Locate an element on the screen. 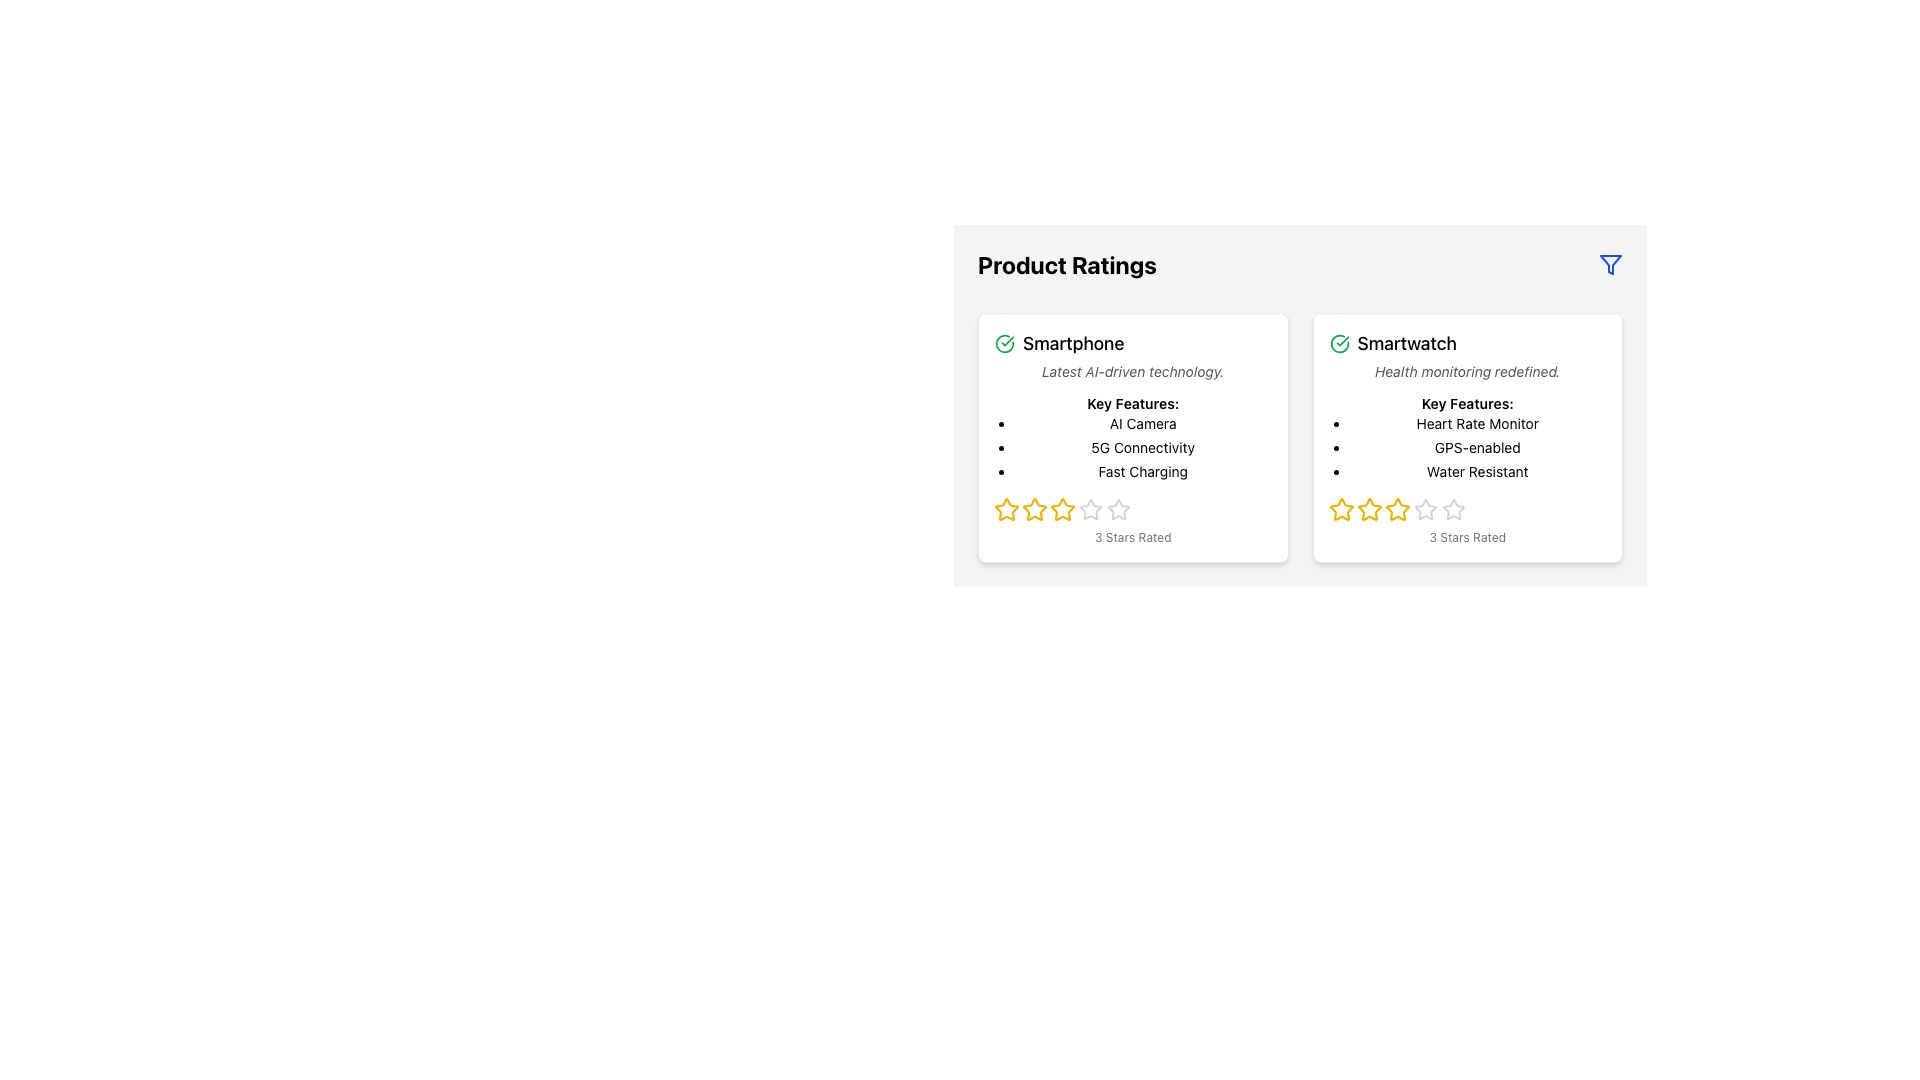 This screenshot has height=1080, width=1920. the text label describing the fast charging capability of the 'Smartphone' product, which is the third item in the vertical bulleted list titled 'Key Features' is located at coordinates (1143, 471).